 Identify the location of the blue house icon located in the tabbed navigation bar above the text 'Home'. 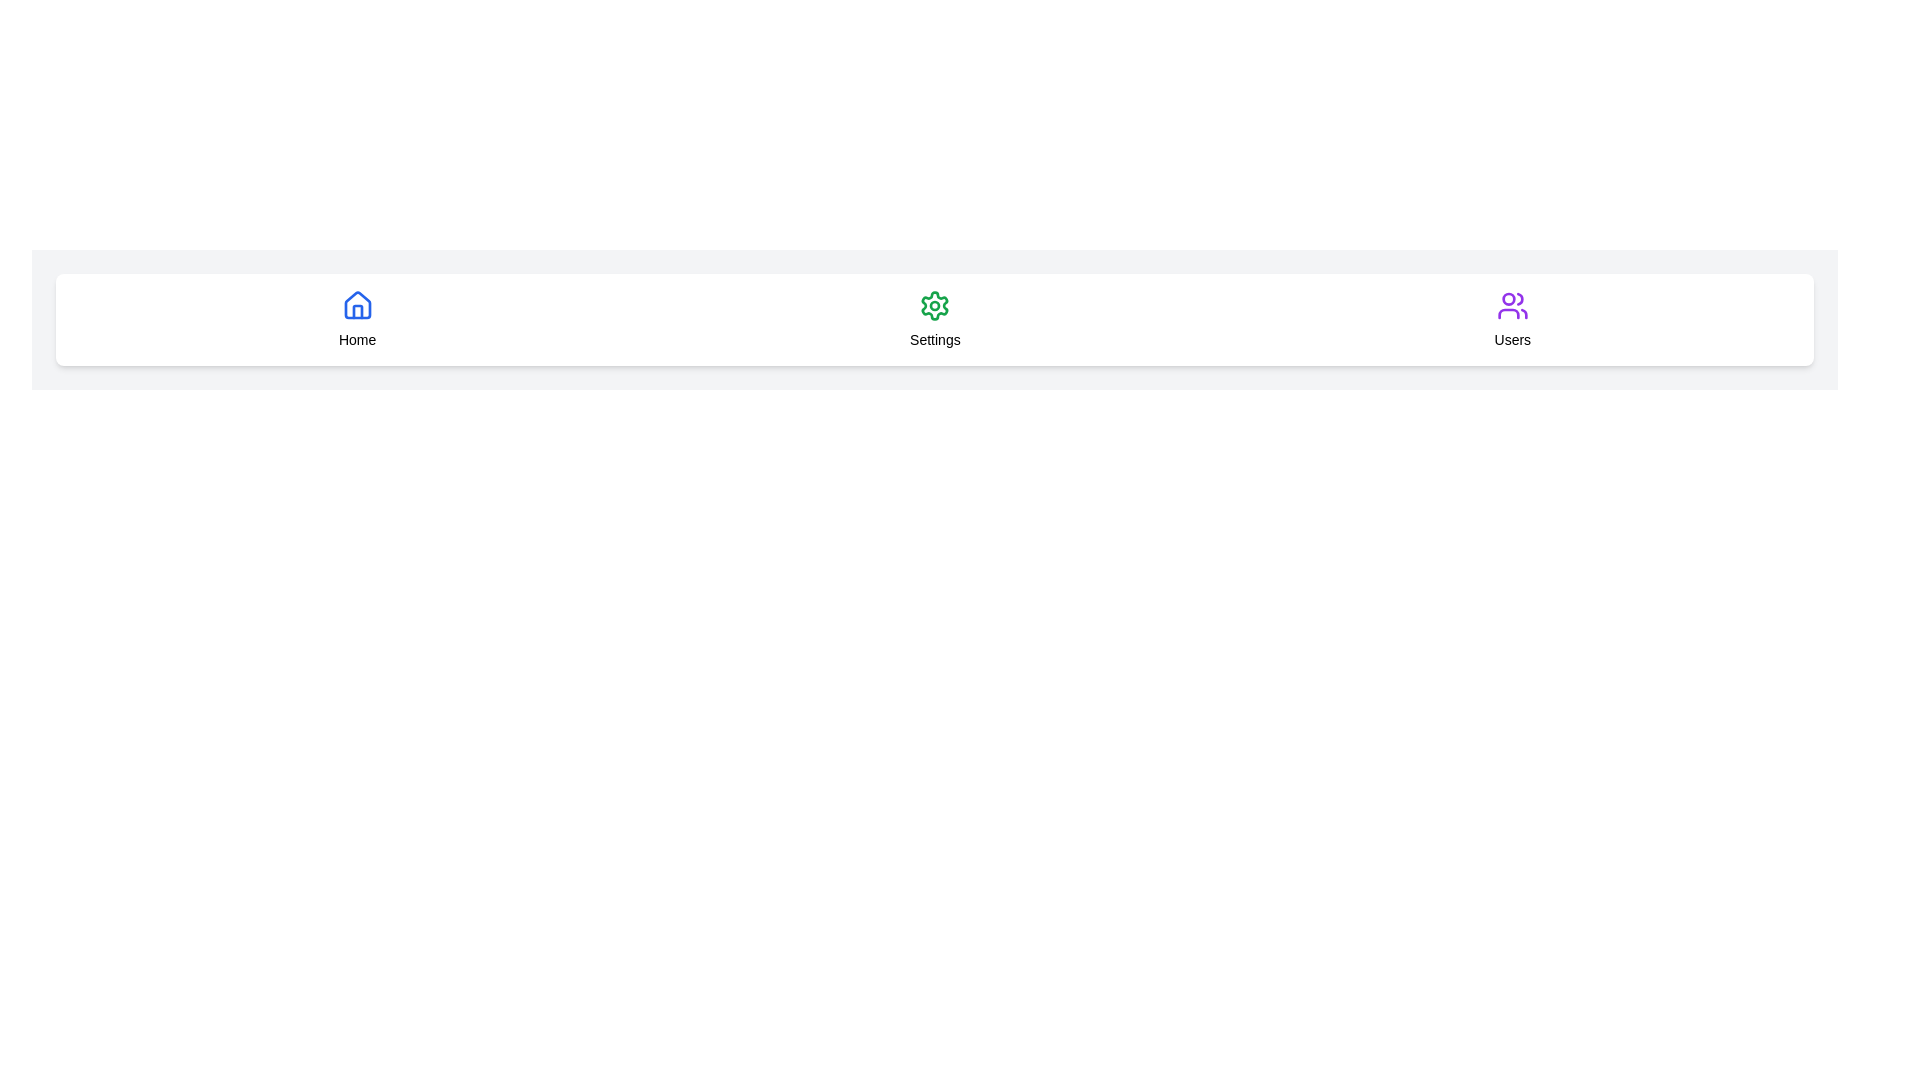
(357, 305).